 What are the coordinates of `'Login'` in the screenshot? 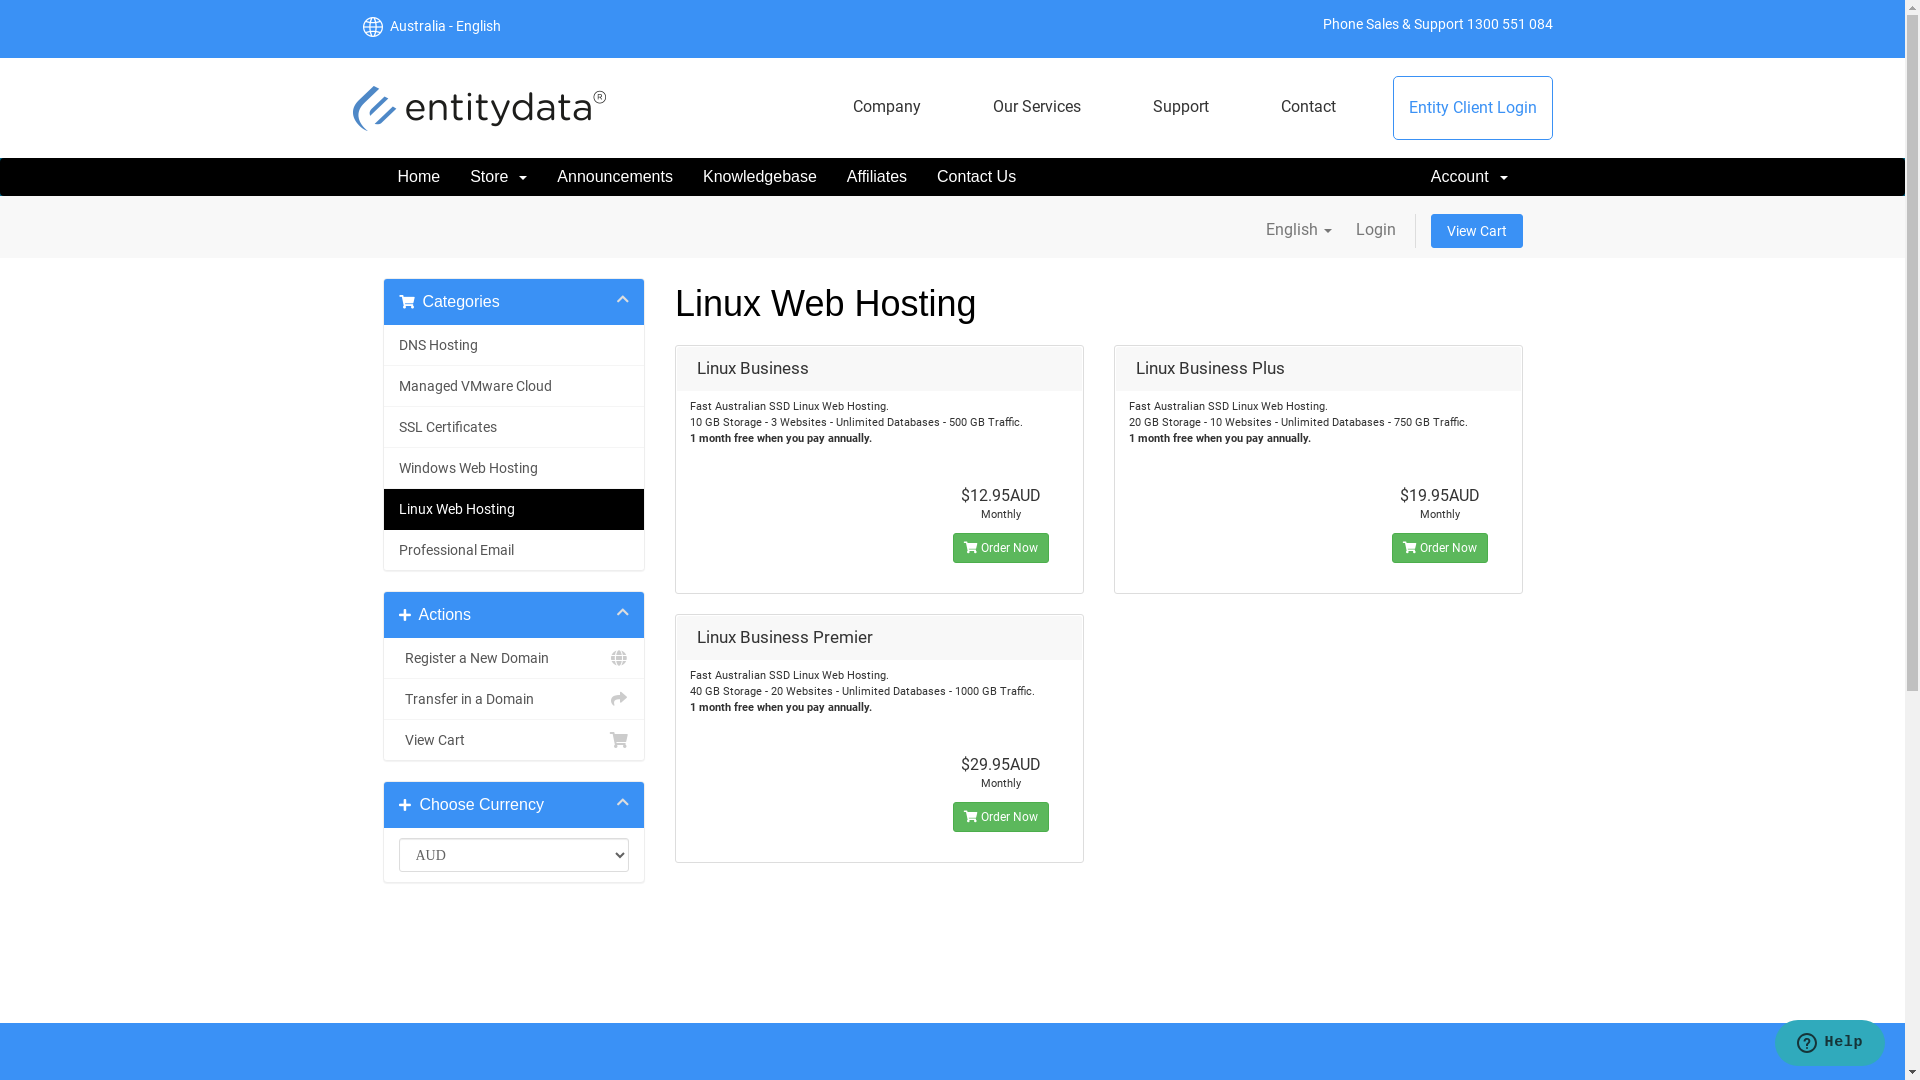 It's located at (1375, 229).